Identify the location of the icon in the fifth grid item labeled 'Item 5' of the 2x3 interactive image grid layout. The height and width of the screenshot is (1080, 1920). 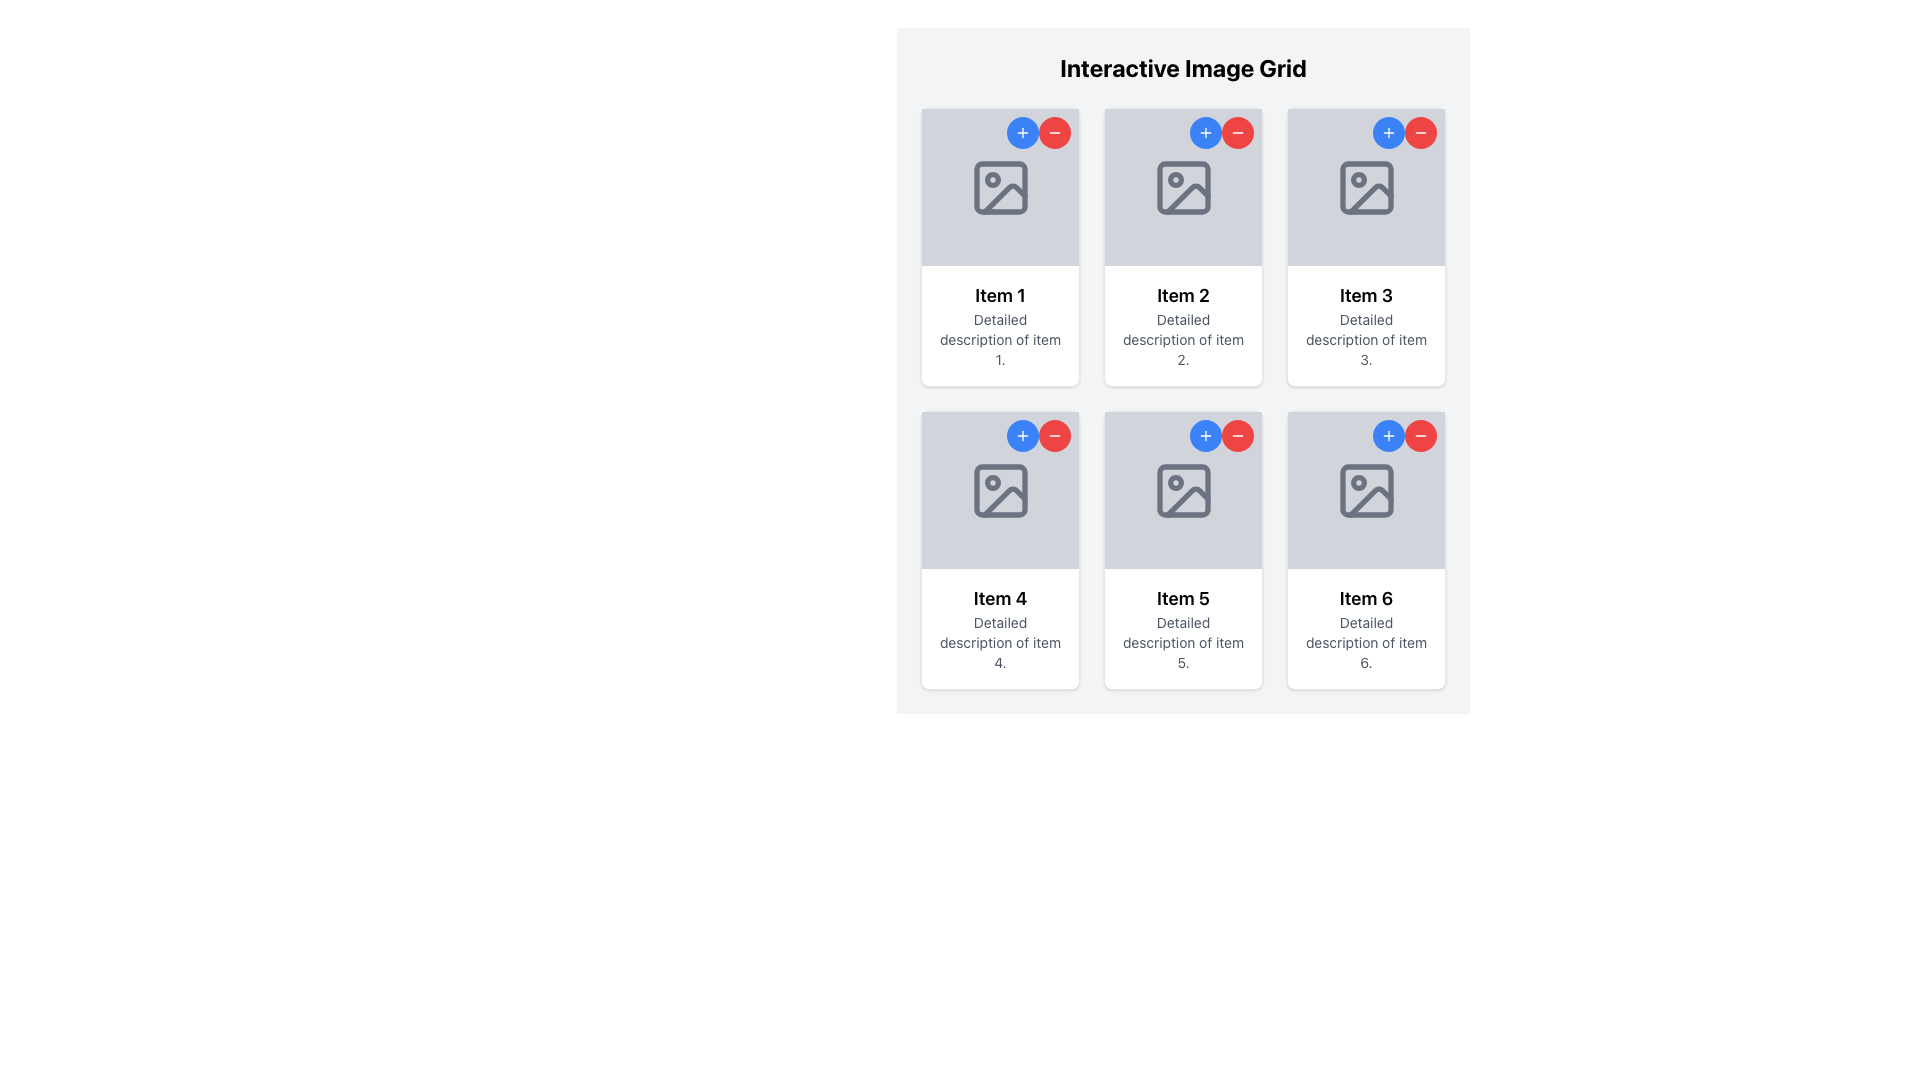
(1183, 490).